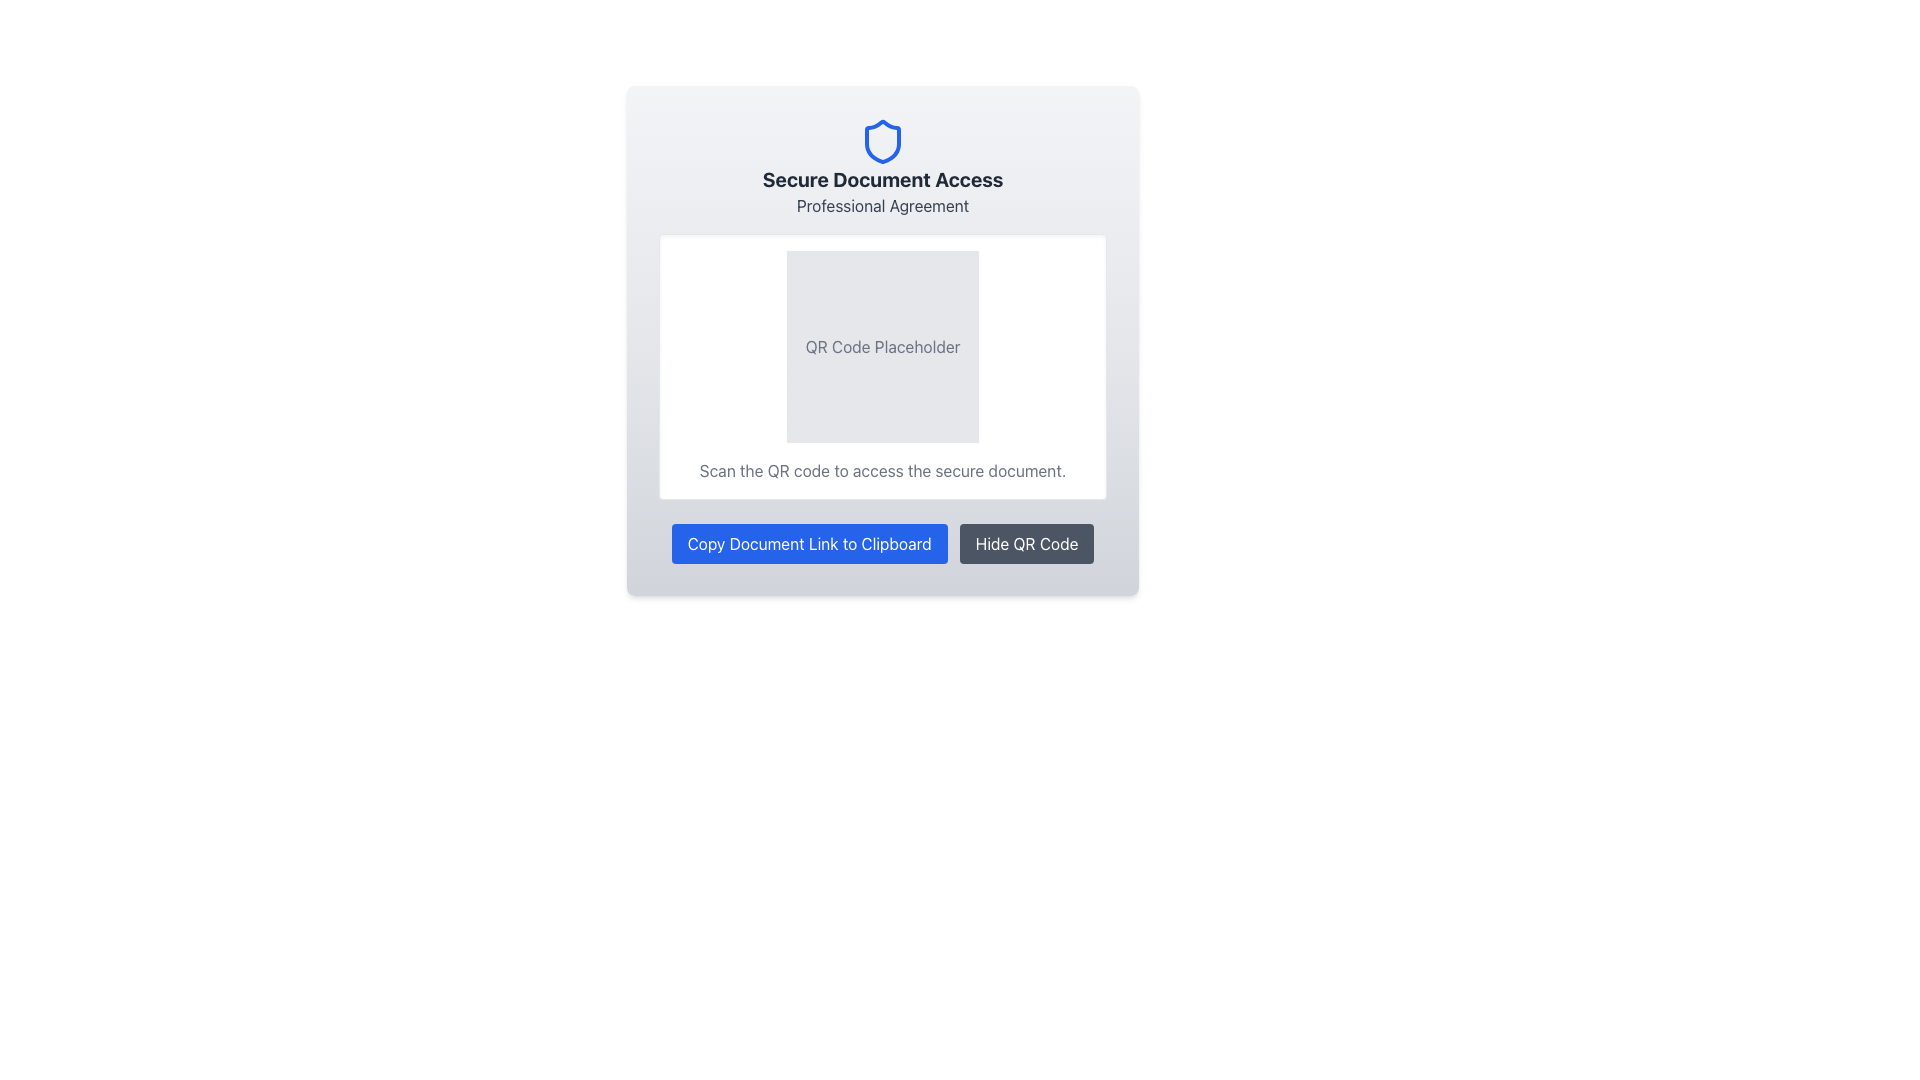  I want to click on the subtitle text element located beneath the title 'Secure Document Access' and above the QR code placeholder in the modal, so click(882, 205).